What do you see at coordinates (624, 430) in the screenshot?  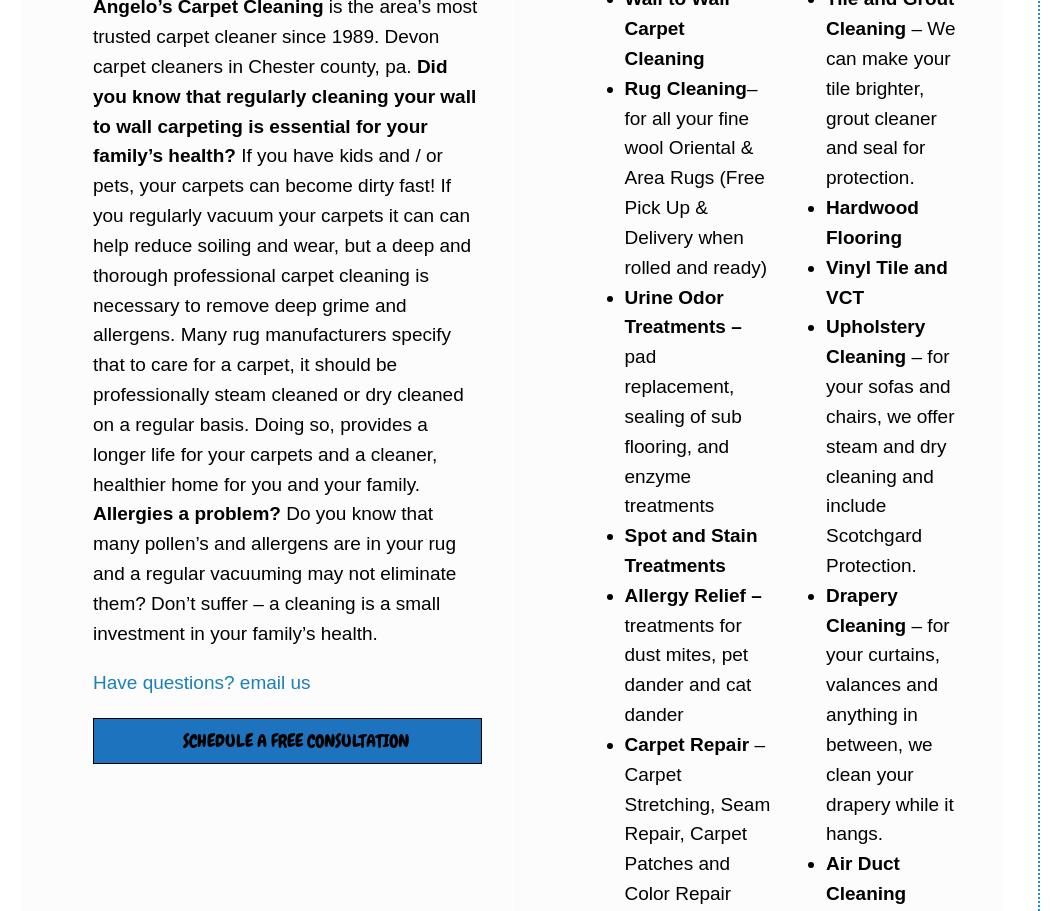 I see `'pad replacement, sealing of sub flooring, and enzyme treatments'` at bounding box center [624, 430].